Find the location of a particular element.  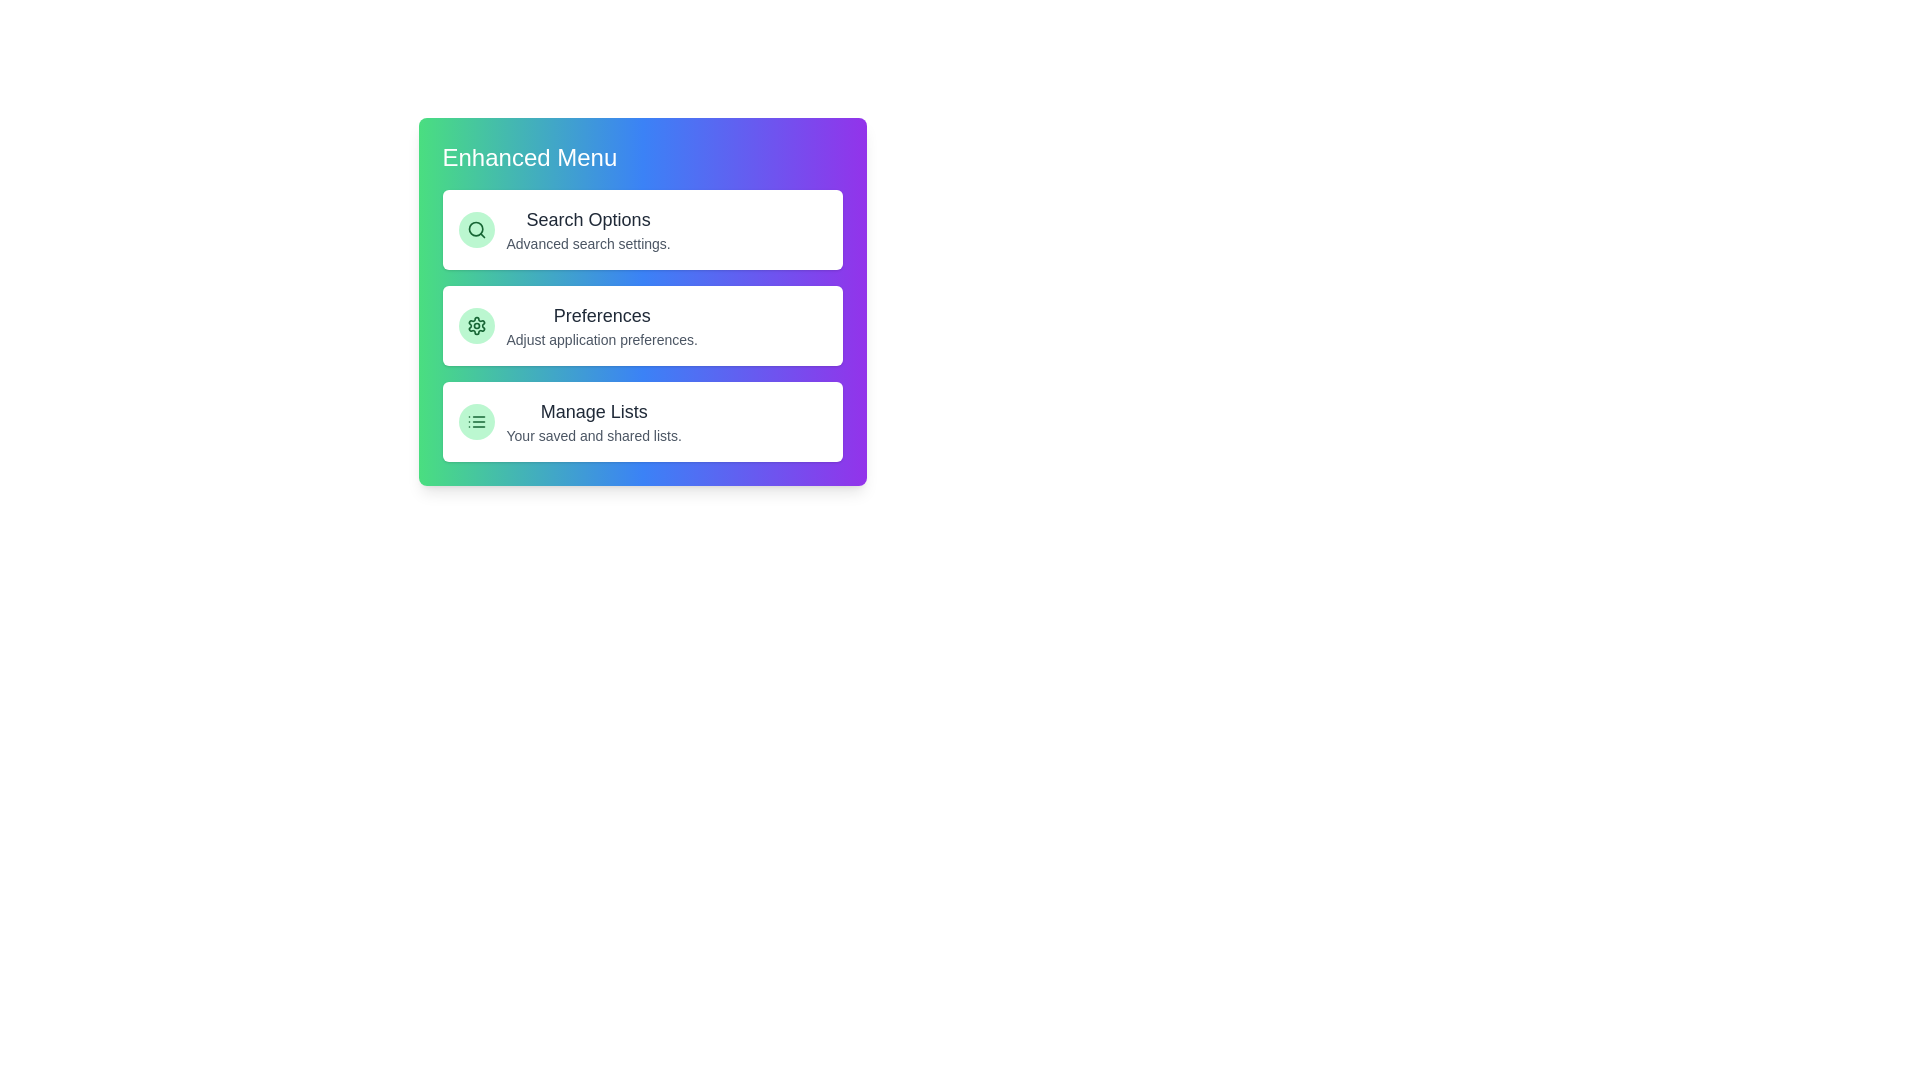

the menu item titled Search Options from the StyledMenu is located at coordinates (642, 229).